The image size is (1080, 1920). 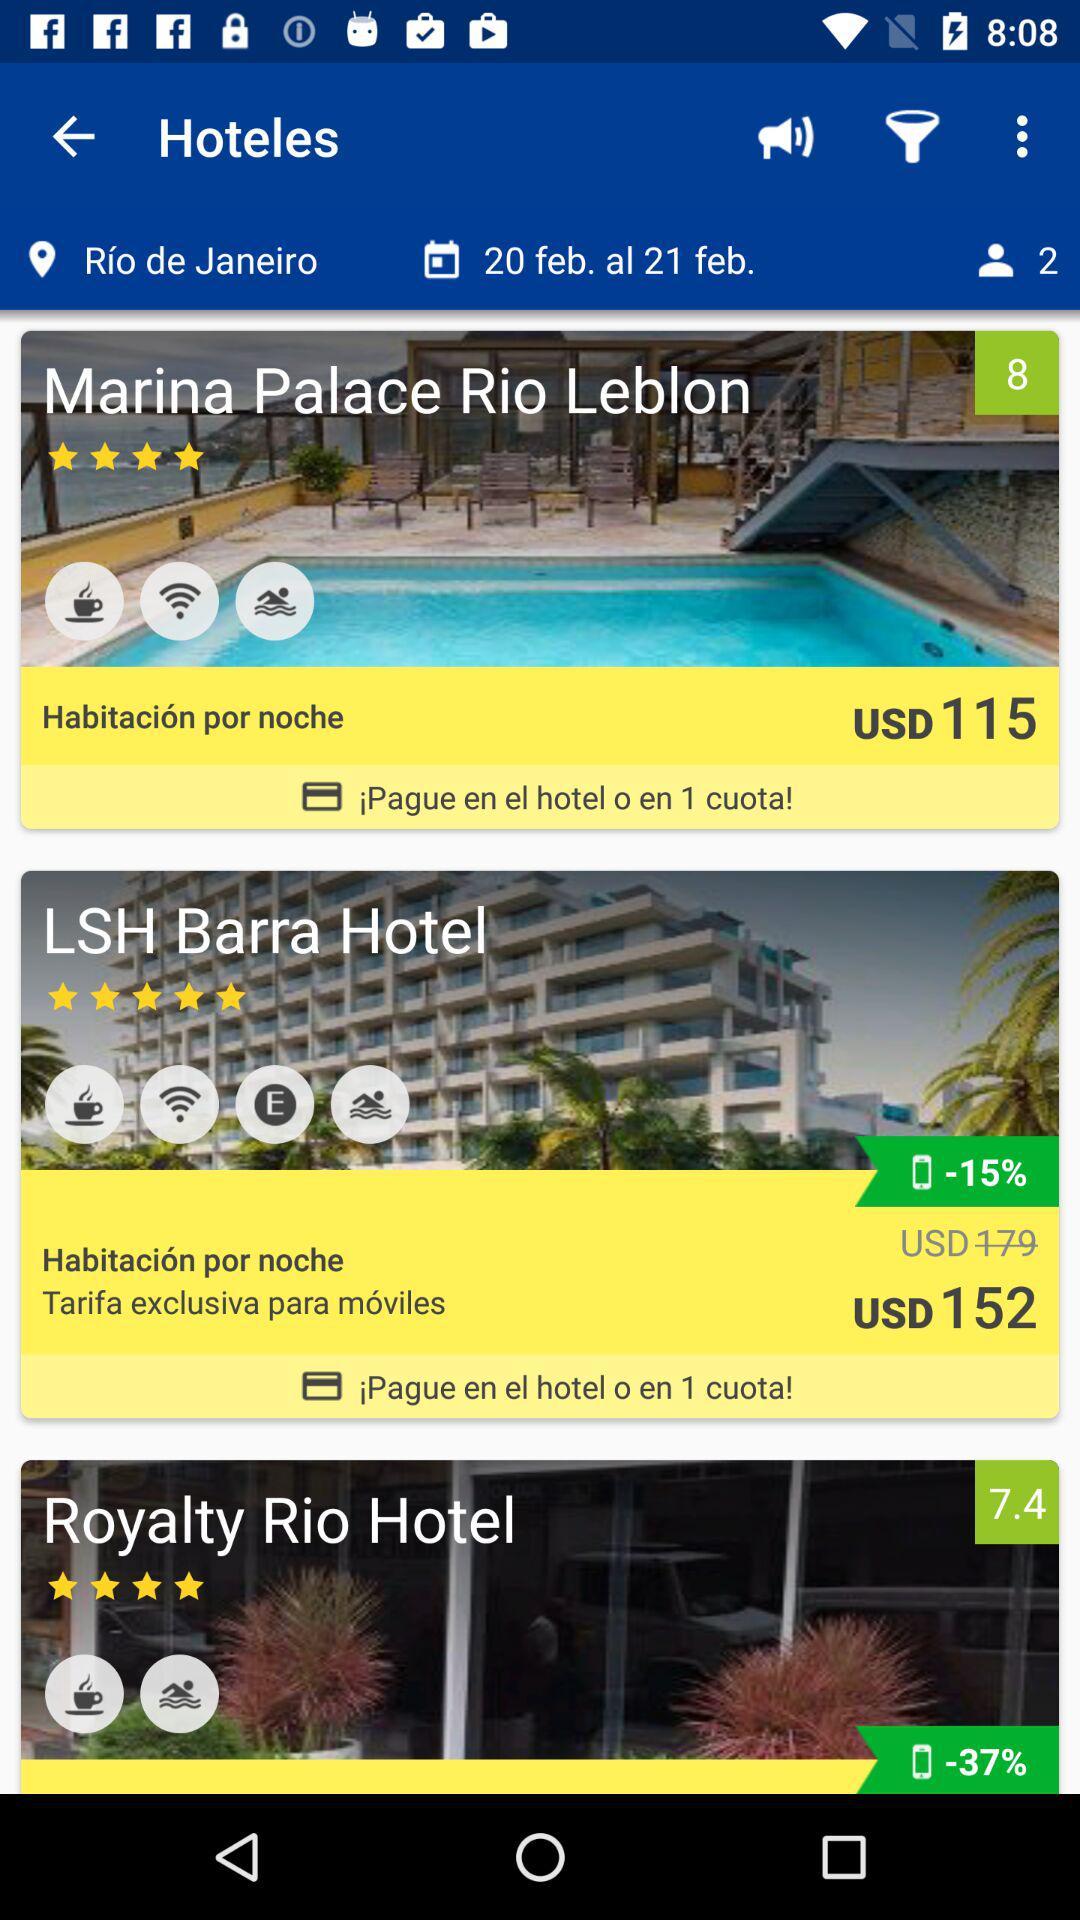 I want to click on the icon to the right of the usd item, so click(x=987, y=715).